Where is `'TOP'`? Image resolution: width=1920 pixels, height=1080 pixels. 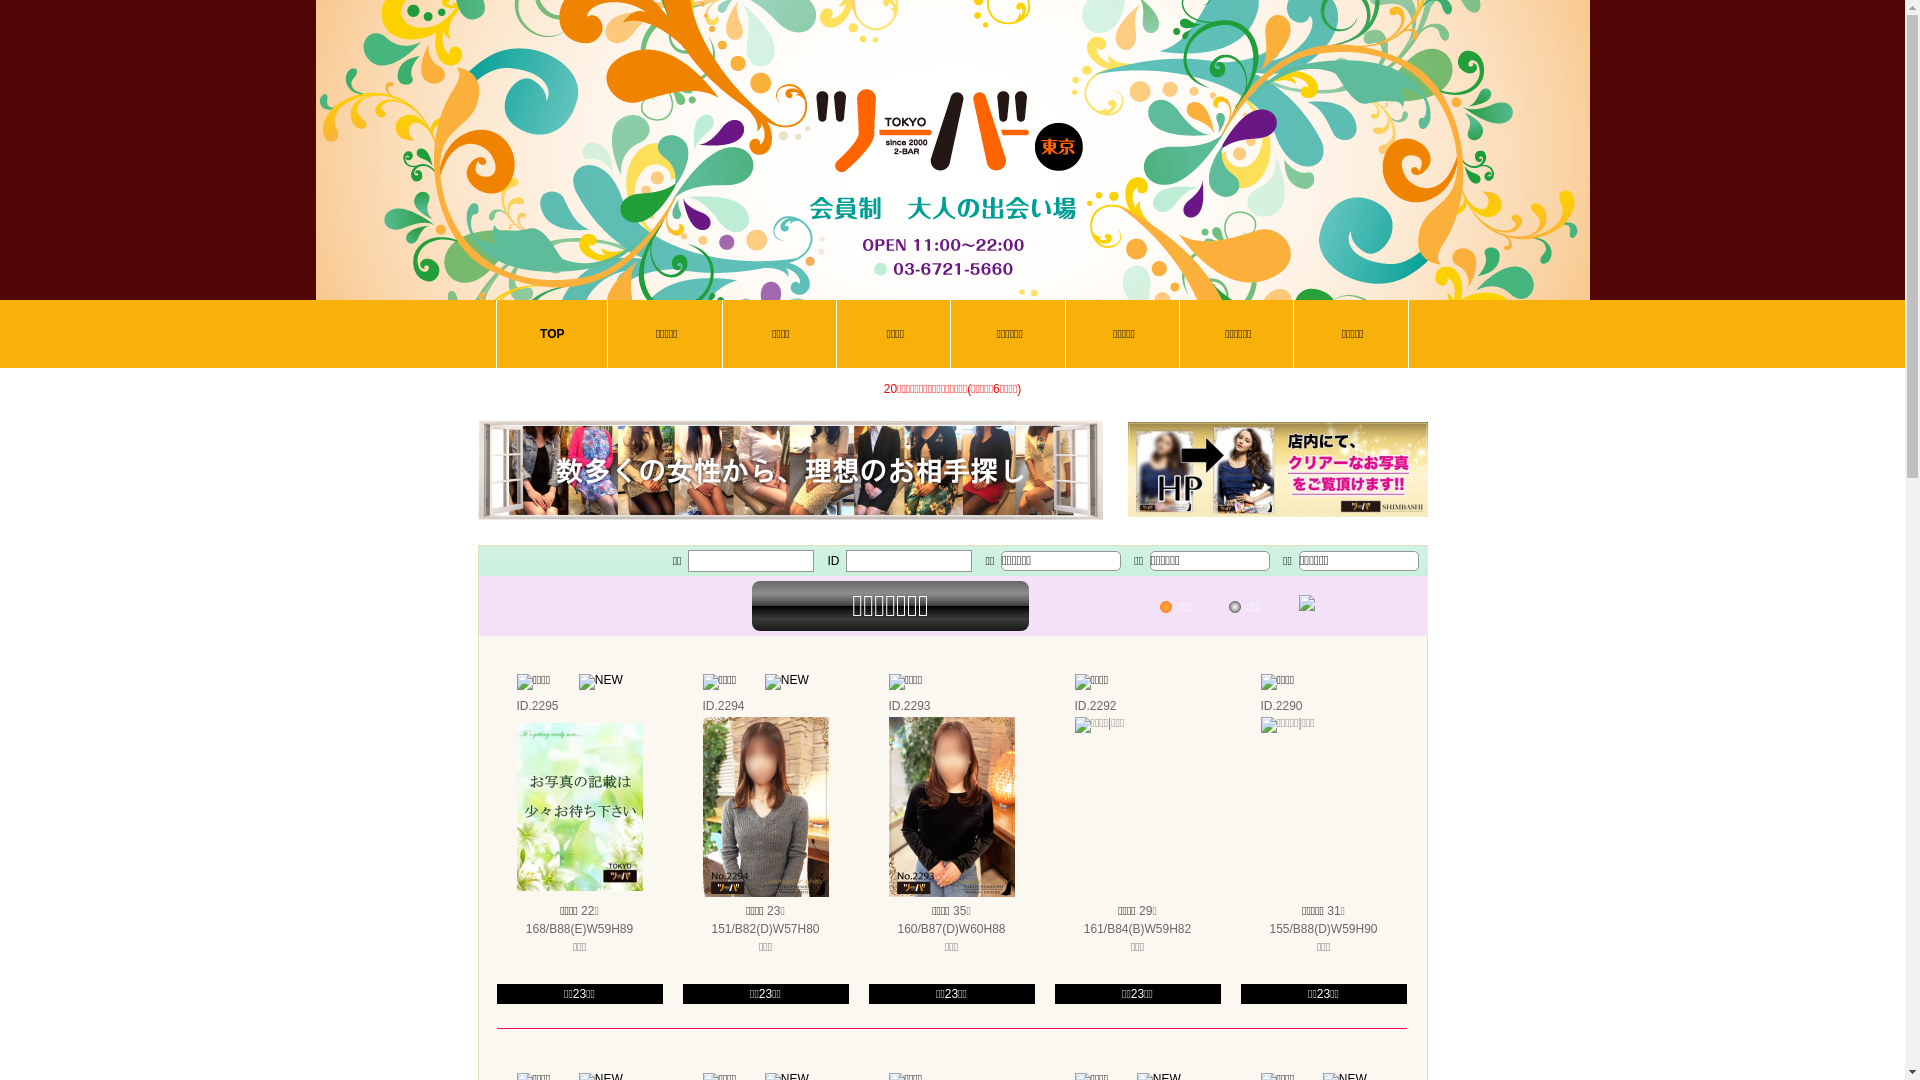 'TOP' is located at coordinates (552, 333).